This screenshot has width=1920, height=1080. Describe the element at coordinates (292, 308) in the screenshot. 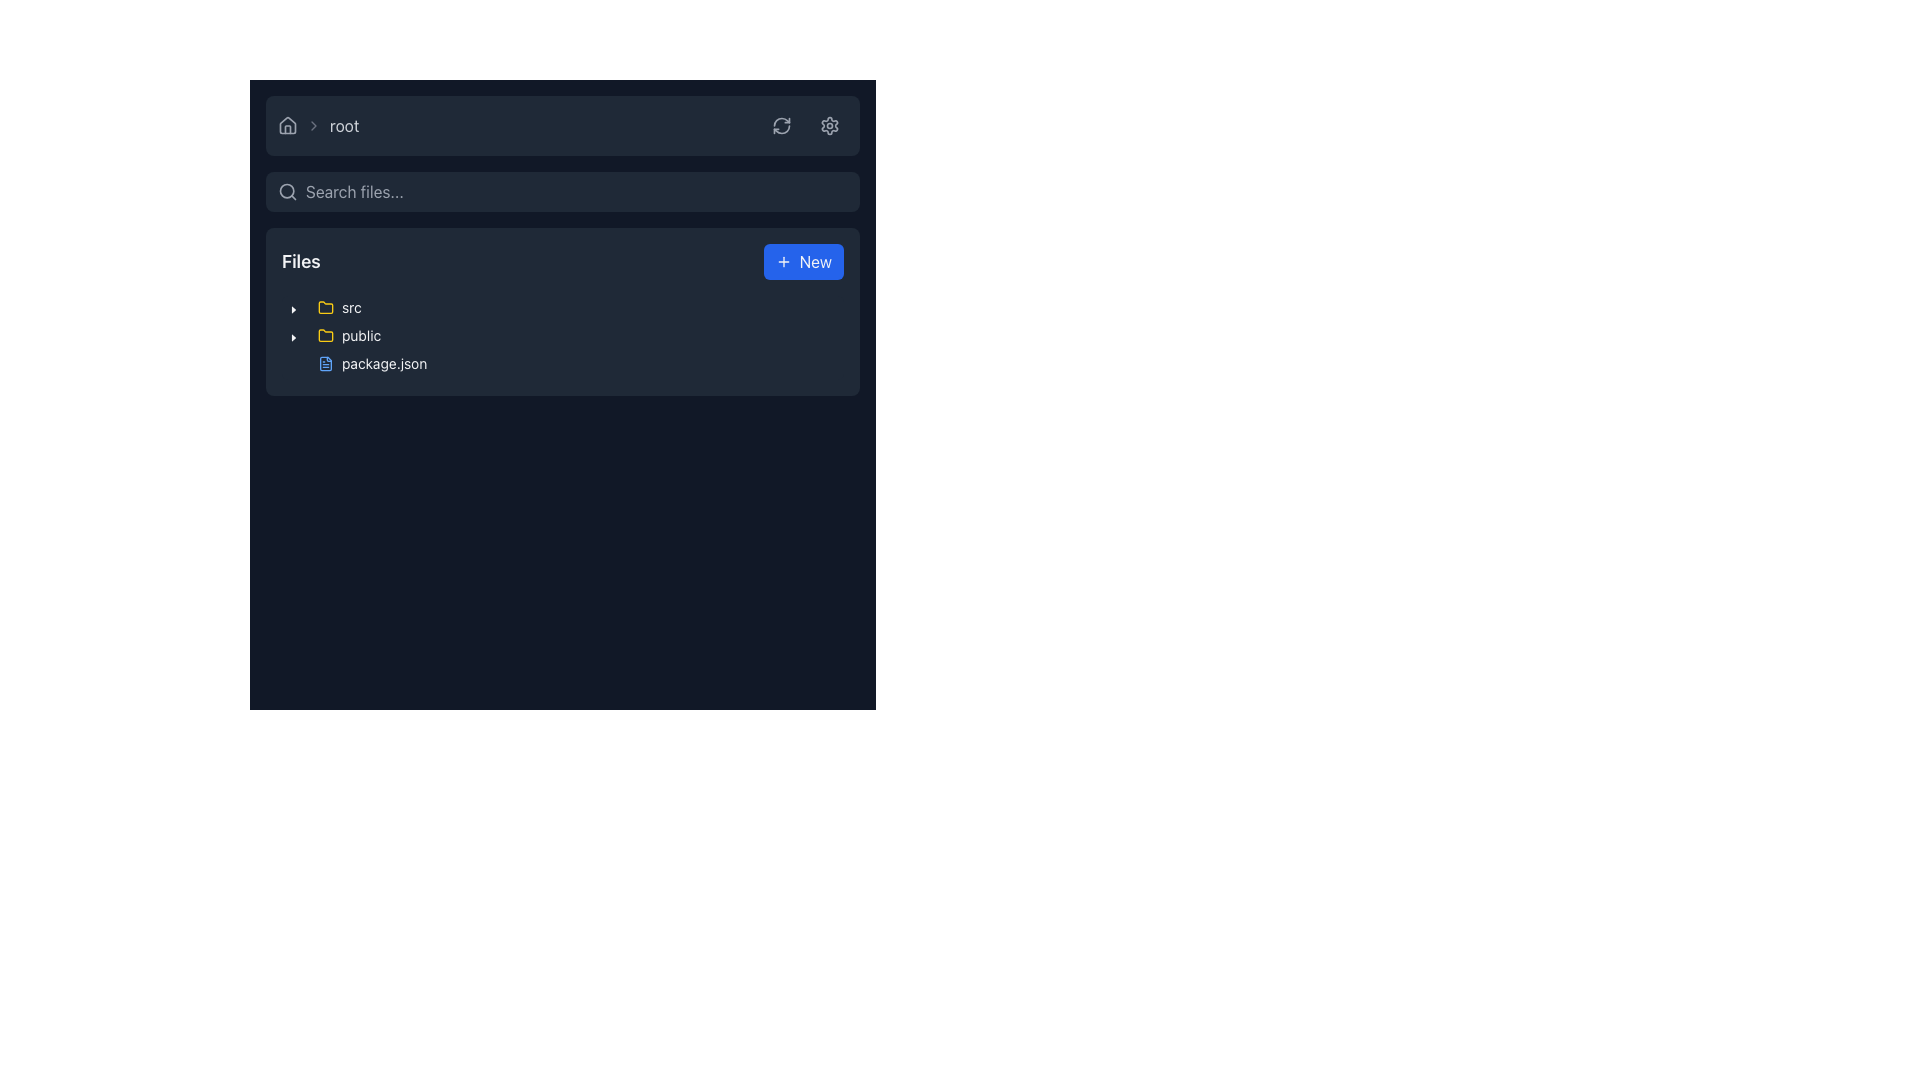

I see `the triangular toggle button next to the 'src' folder` at that location.